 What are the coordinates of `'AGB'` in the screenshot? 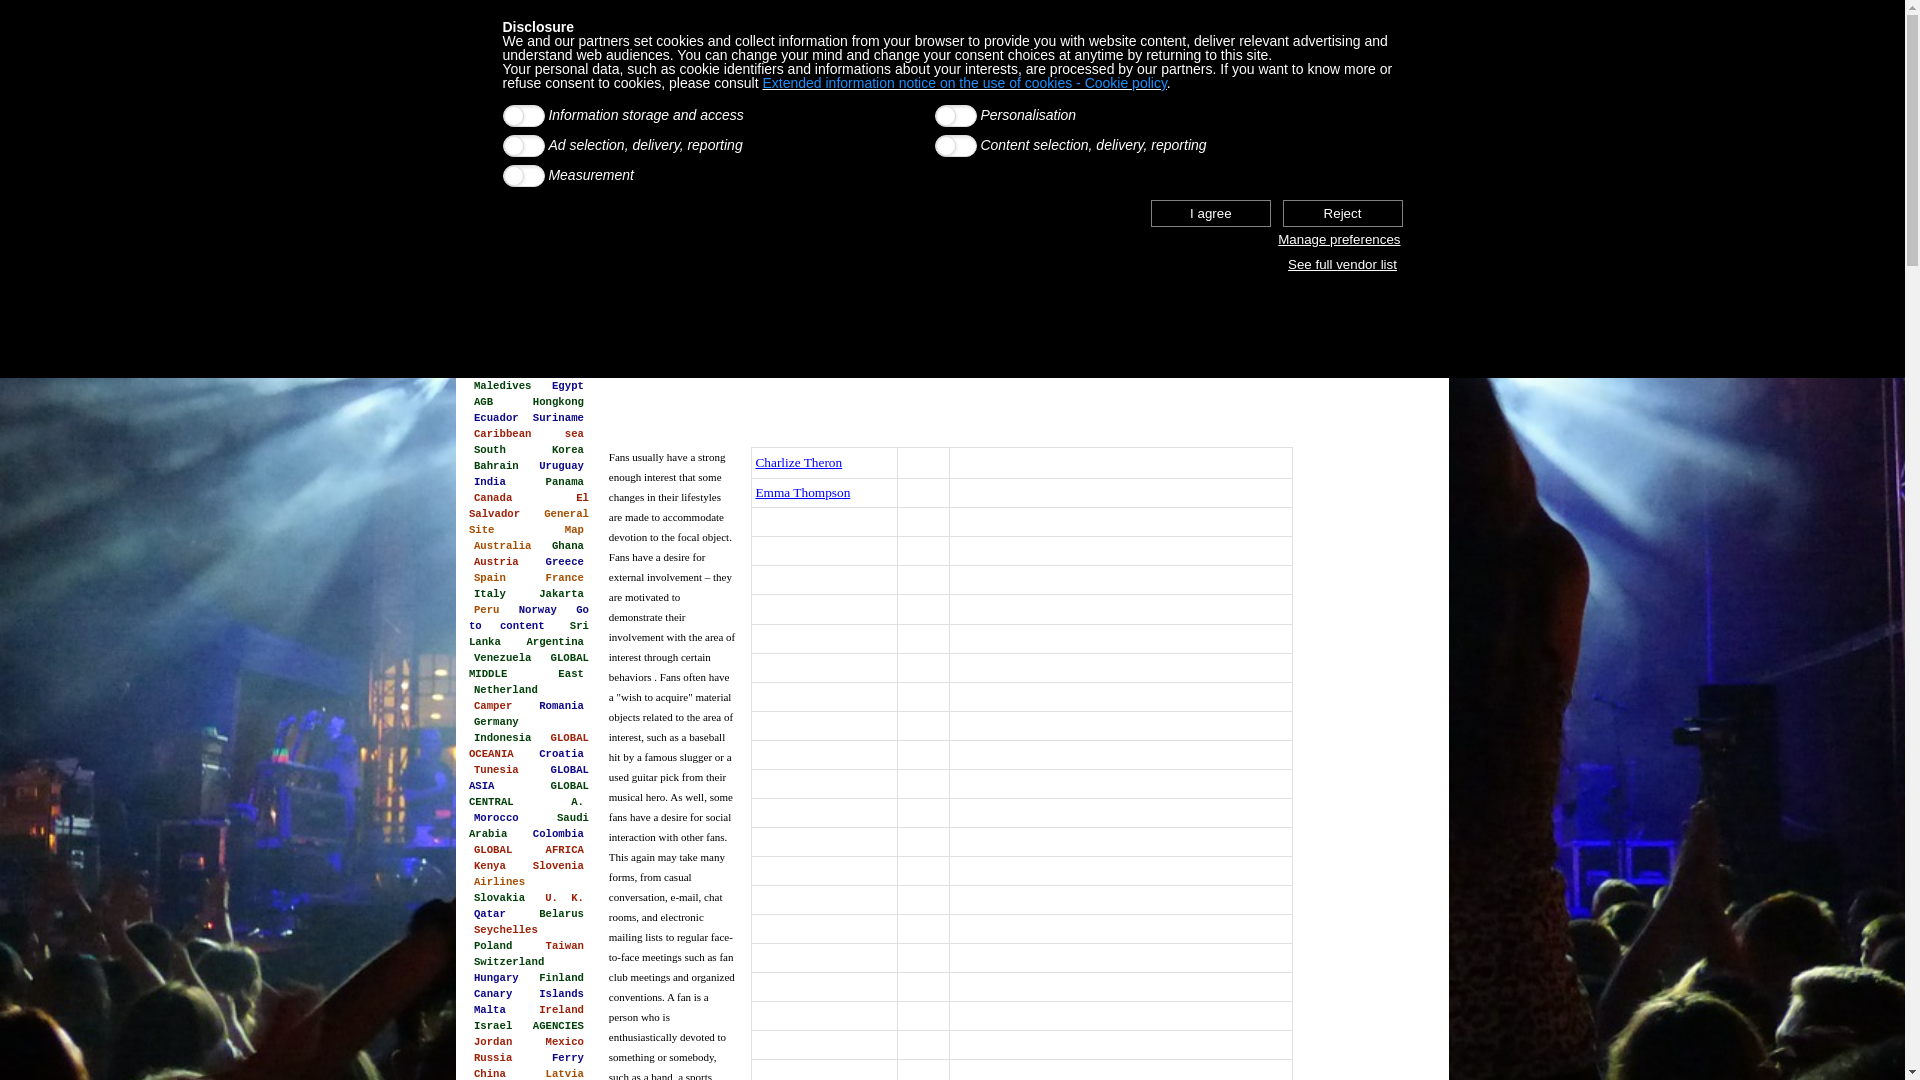 It's located at (483, 401).